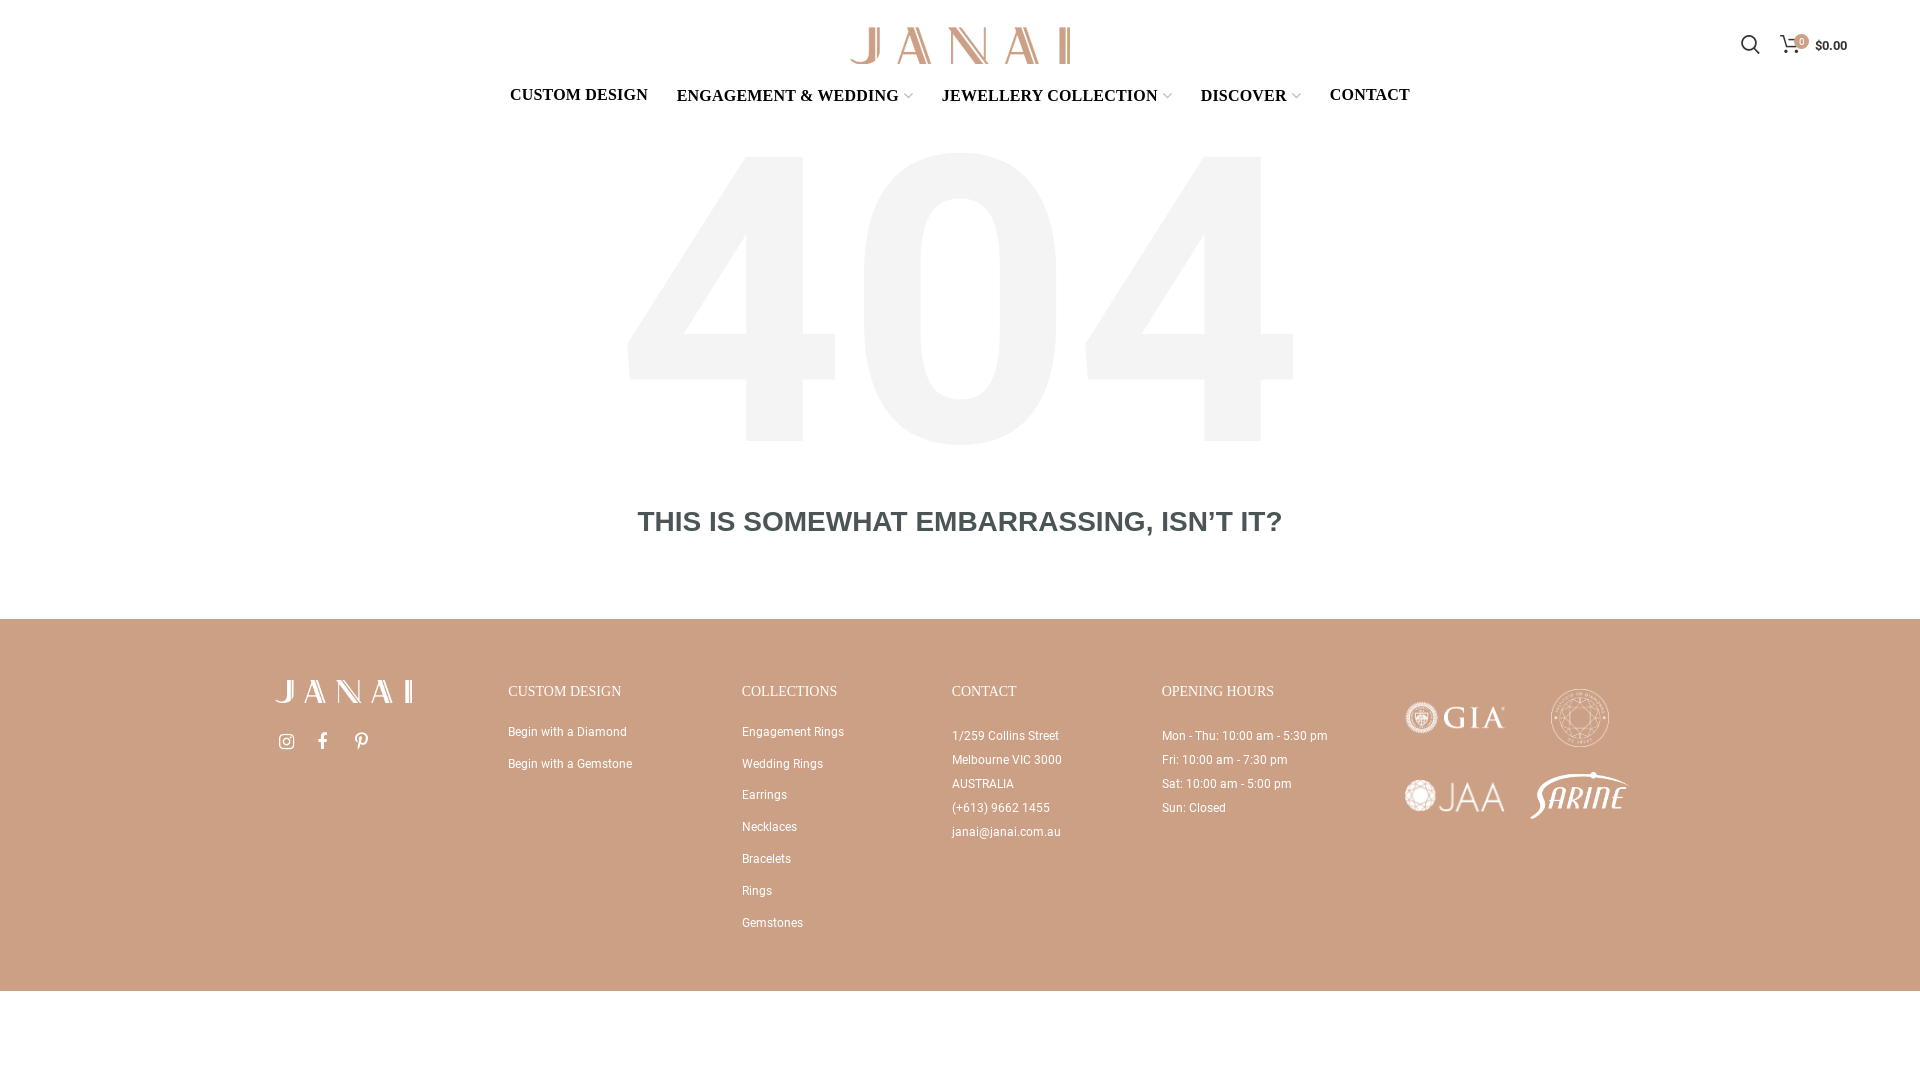  Describe the element at coordinates (756, 890) in the screenshot. I see `'Rings'` at that location.